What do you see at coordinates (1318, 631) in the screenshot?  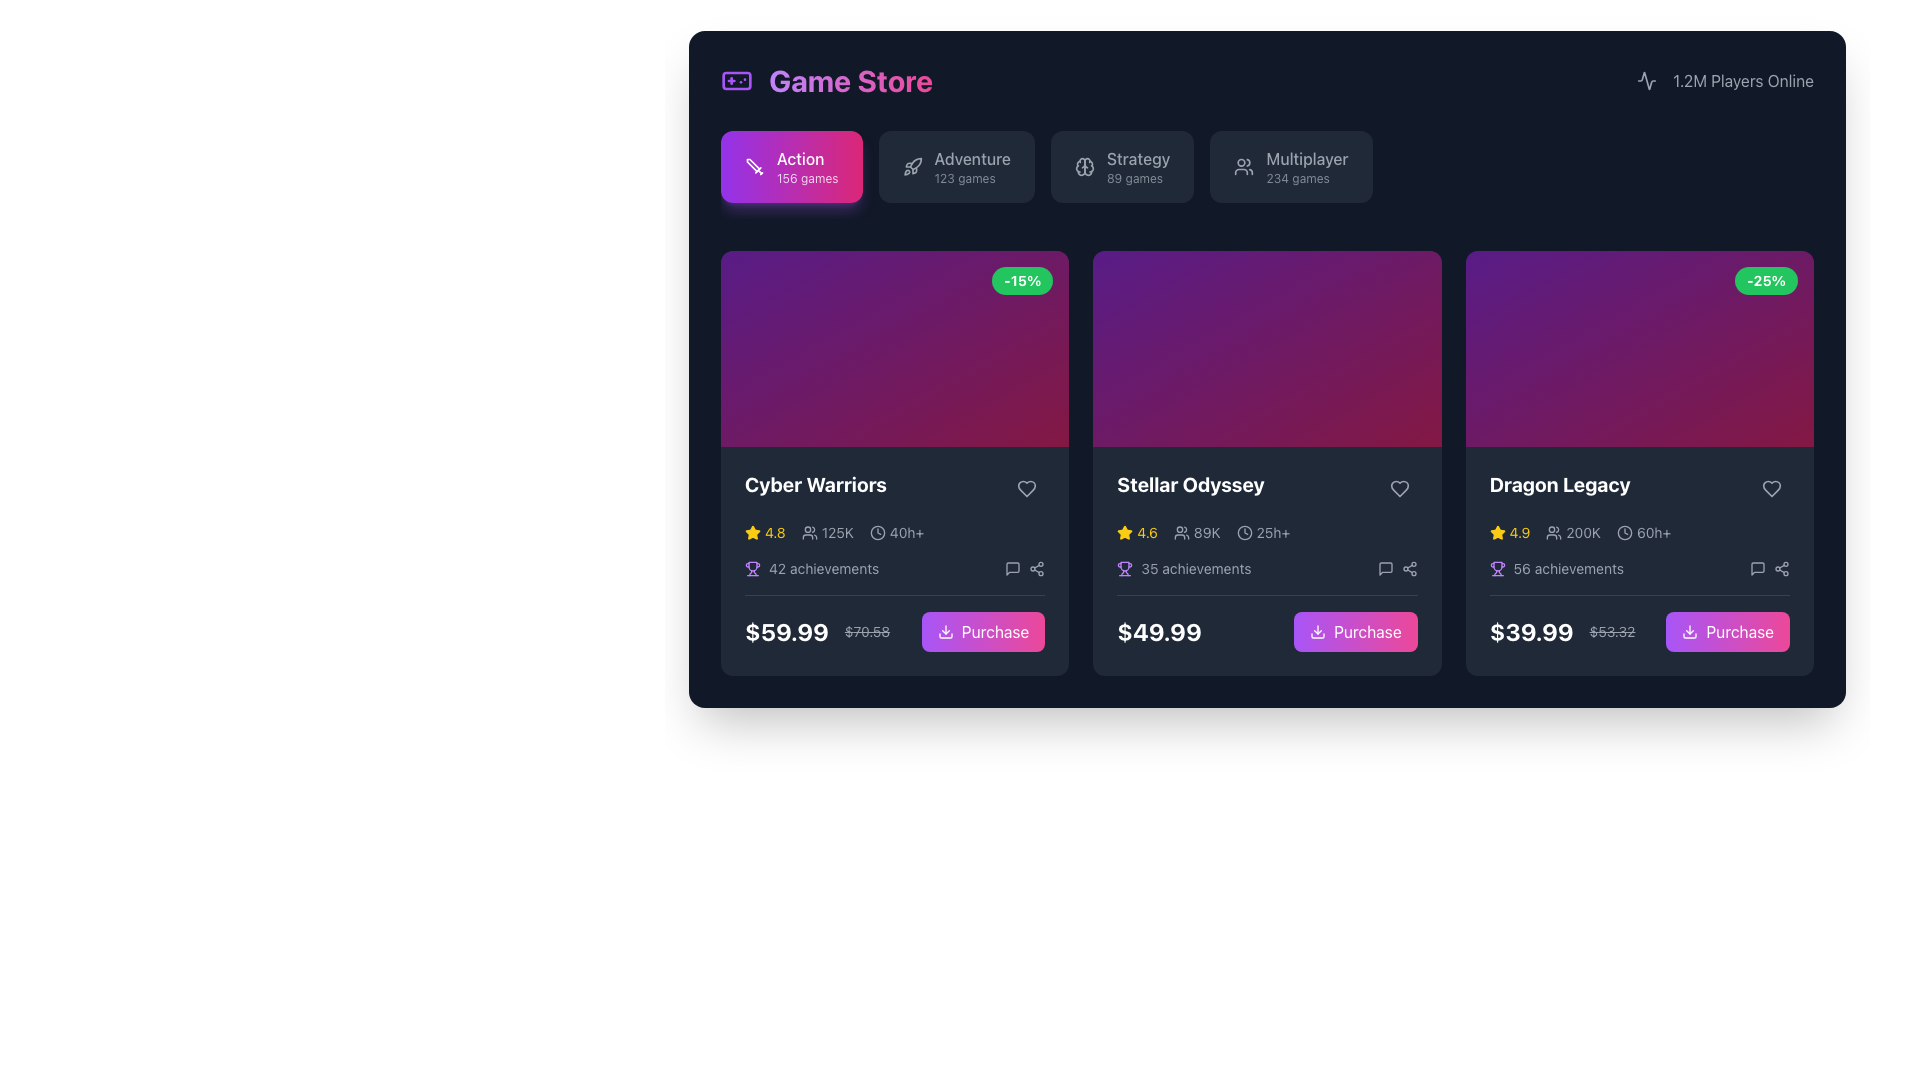 I see `the download icon within the 'Purchase' button of the second card for the game 'Stellar Odyssey' to initiate a download` at bounding box center [1318, 631].